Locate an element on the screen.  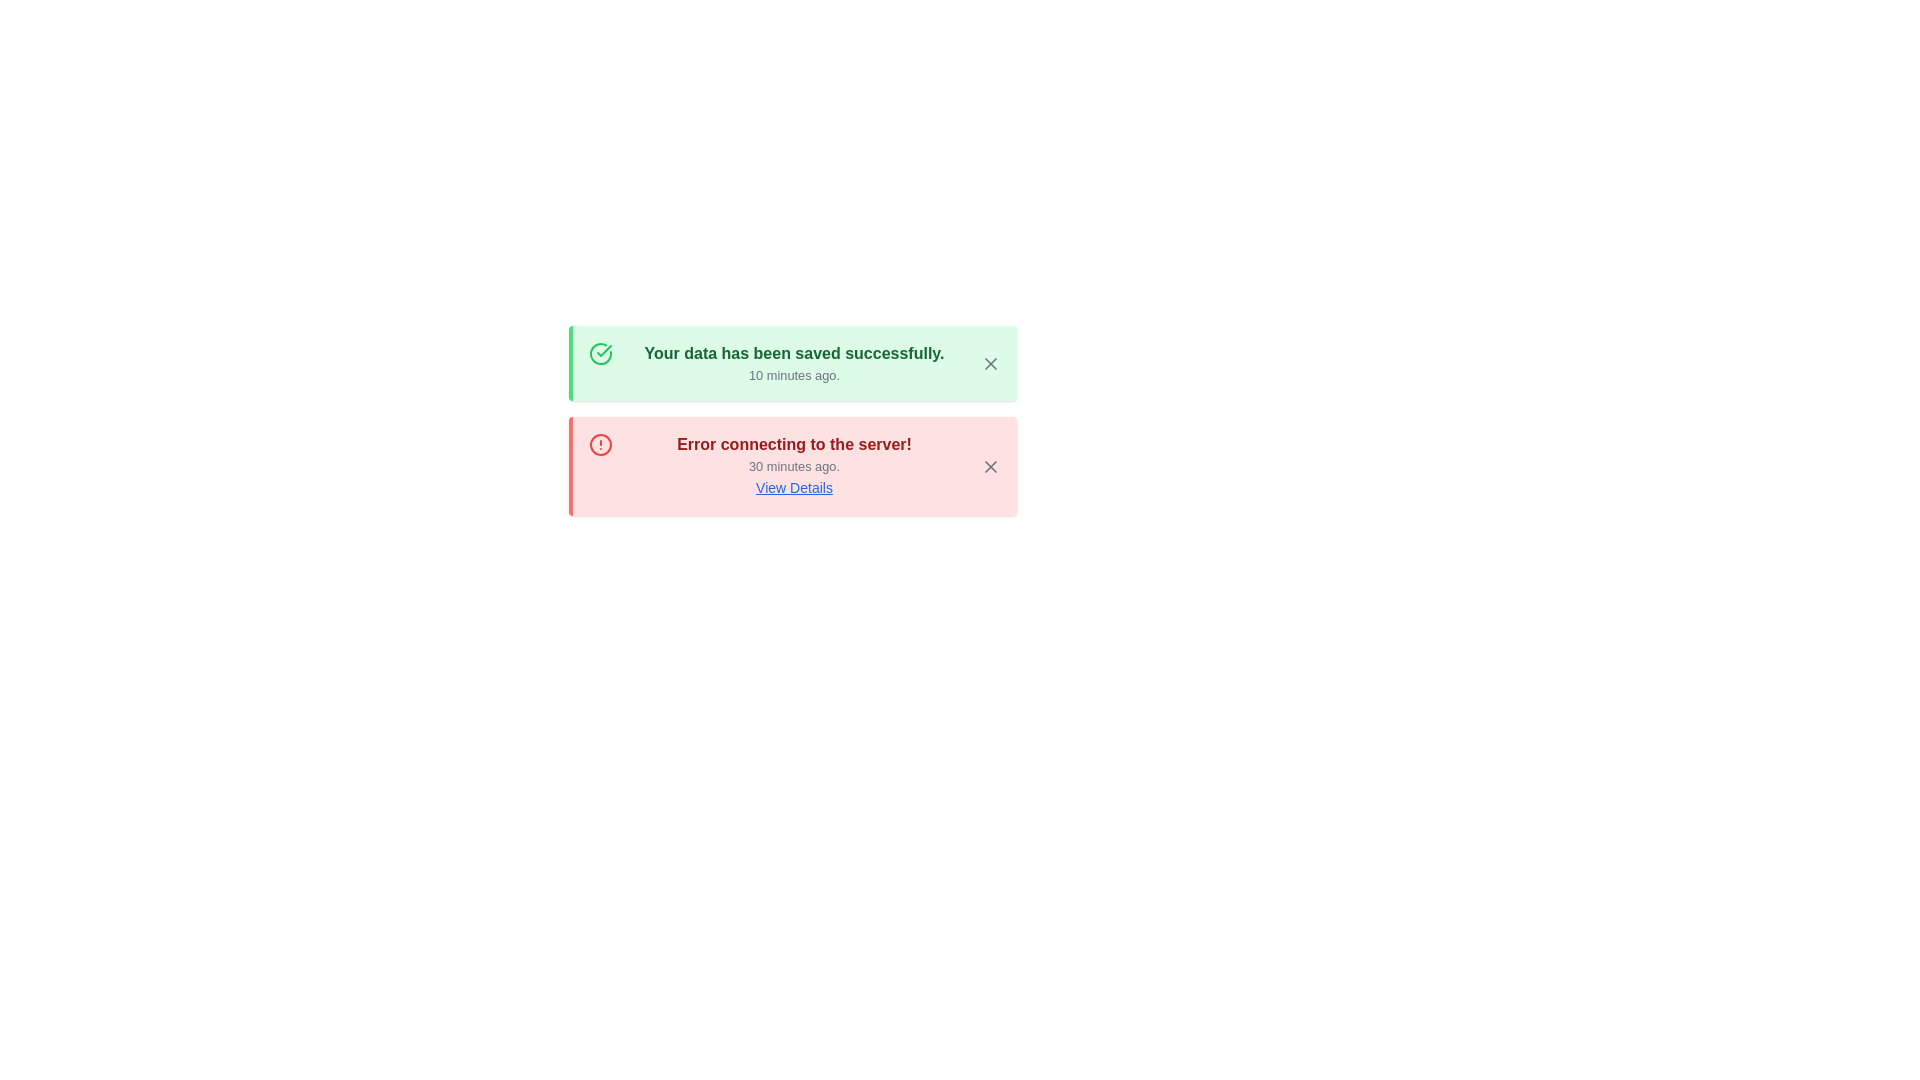
the circular icon with a green border and a green checkmark inside, which represents confirmation or success, located within the green success notification at the top, before the text 'Your data has been saved successfully.' is located at coordinates (599, 353).